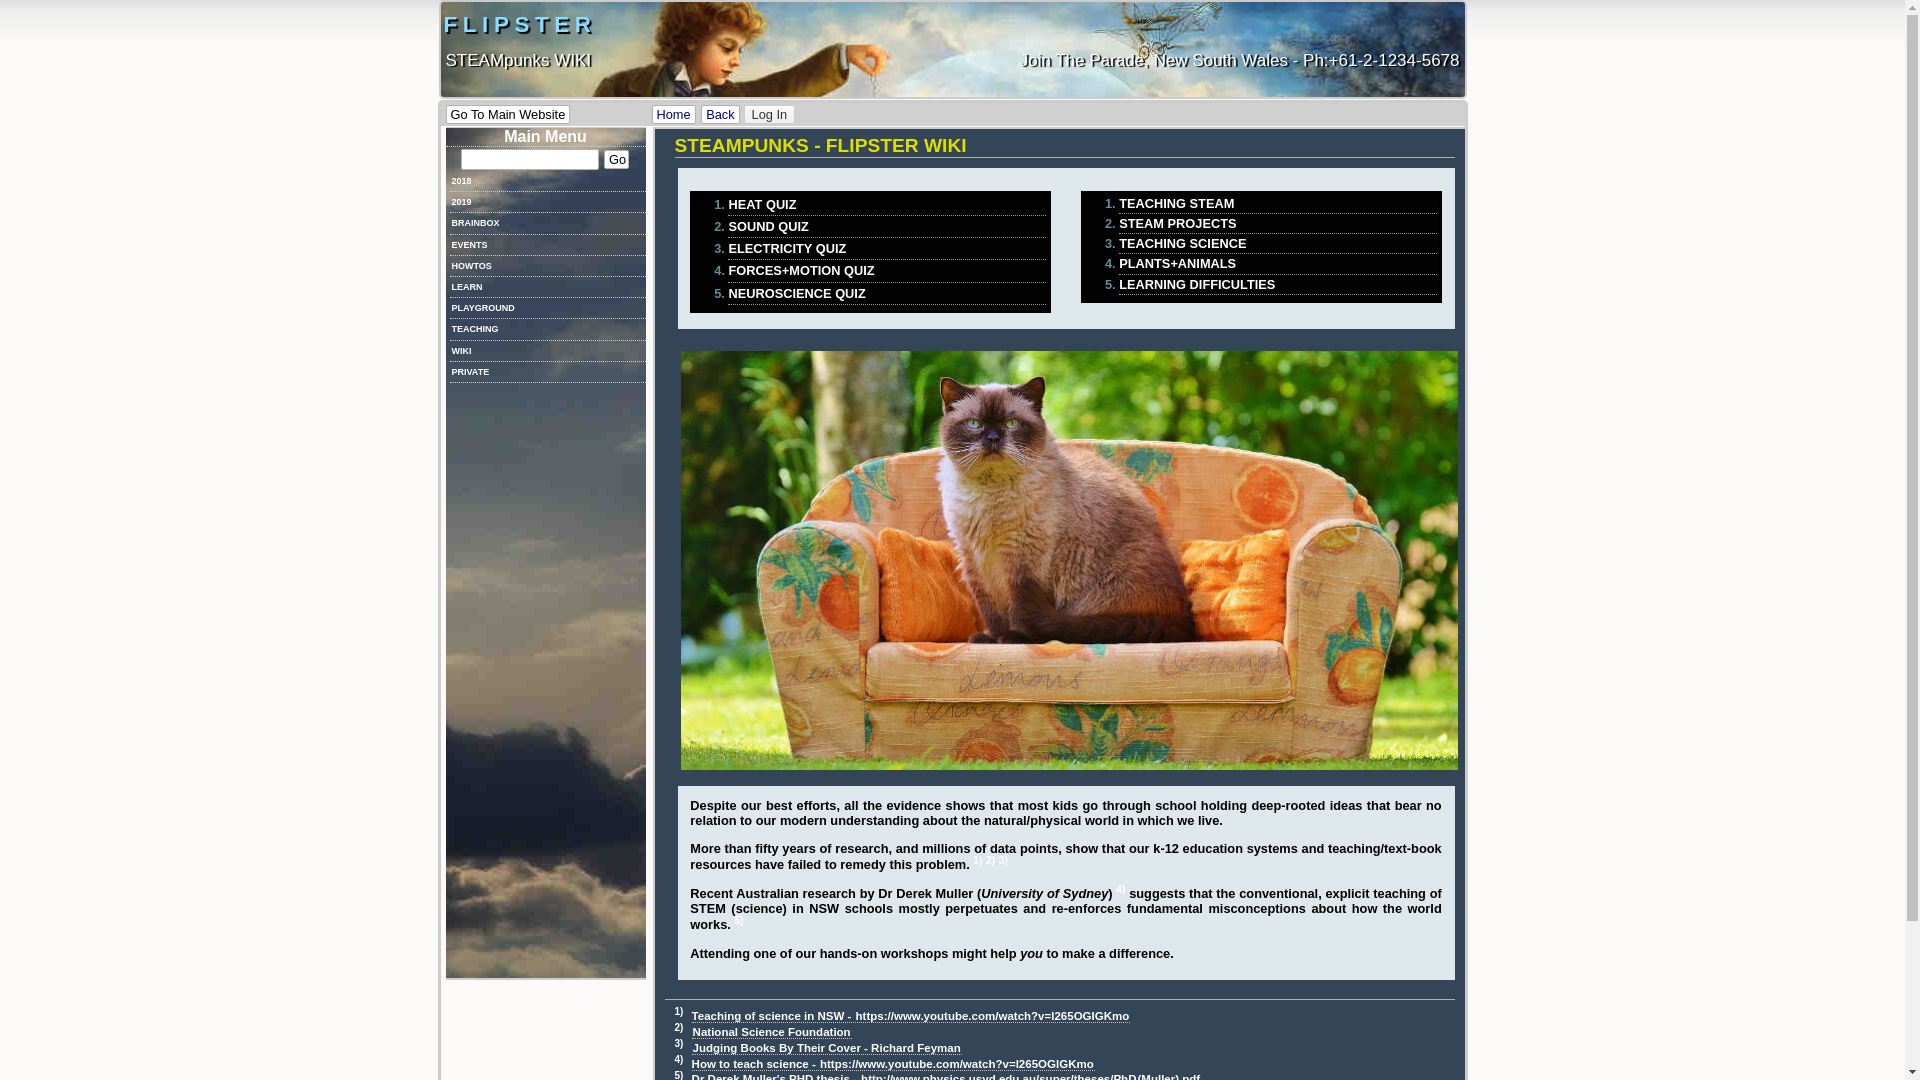  What do you see at coordinates (547, 202) in the screenshot?
I see `'2019'` at bounding box center [547, 202].